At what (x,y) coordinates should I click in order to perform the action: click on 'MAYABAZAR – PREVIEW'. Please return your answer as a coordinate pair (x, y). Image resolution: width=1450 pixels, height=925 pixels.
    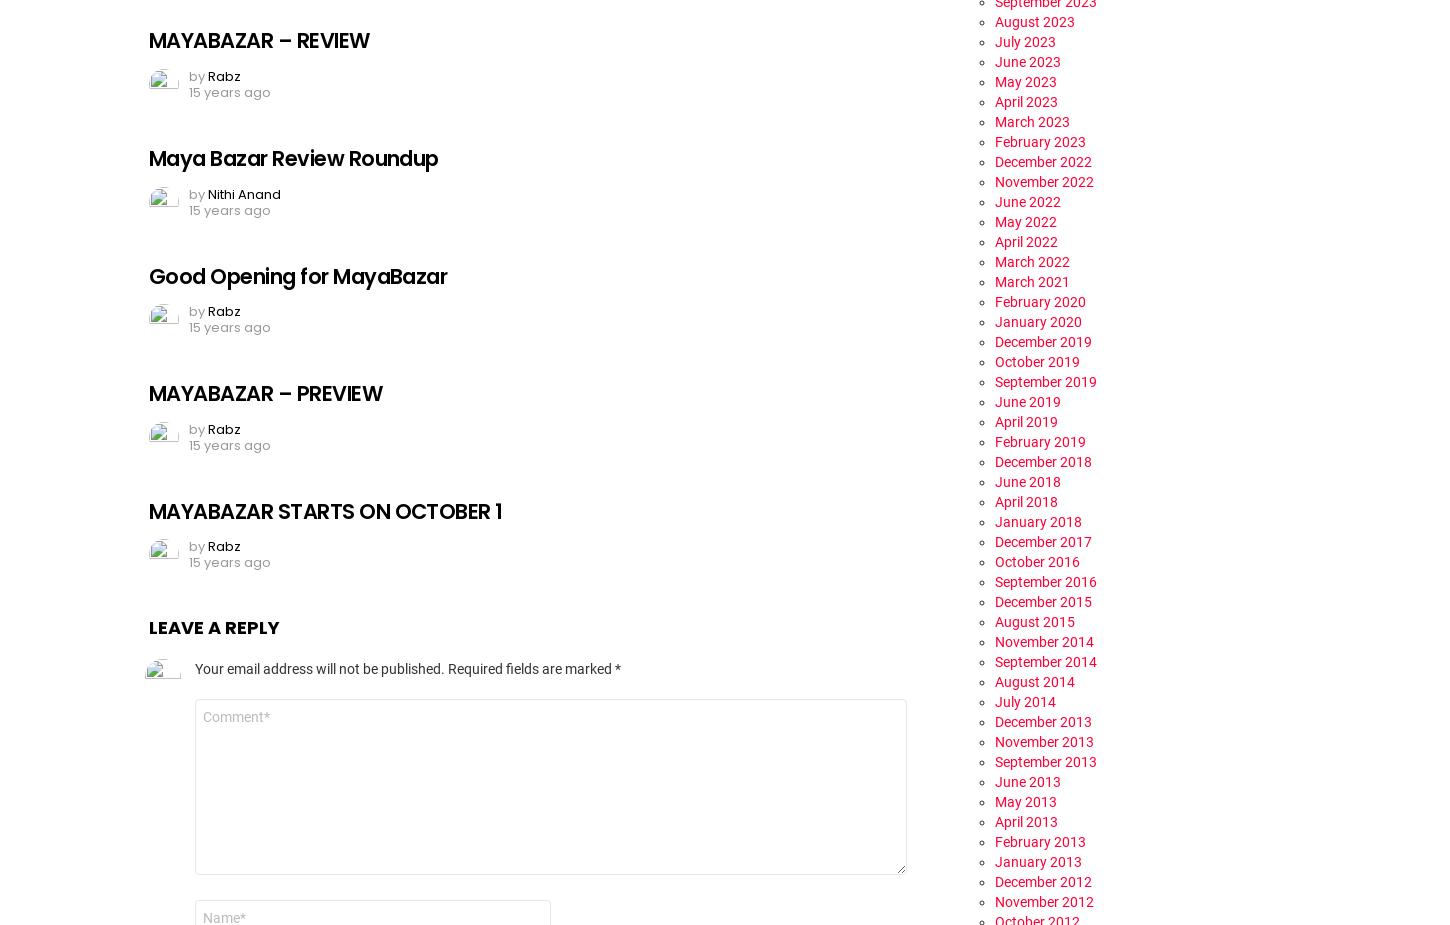
    Looking at the image, I should click on (265, 392).